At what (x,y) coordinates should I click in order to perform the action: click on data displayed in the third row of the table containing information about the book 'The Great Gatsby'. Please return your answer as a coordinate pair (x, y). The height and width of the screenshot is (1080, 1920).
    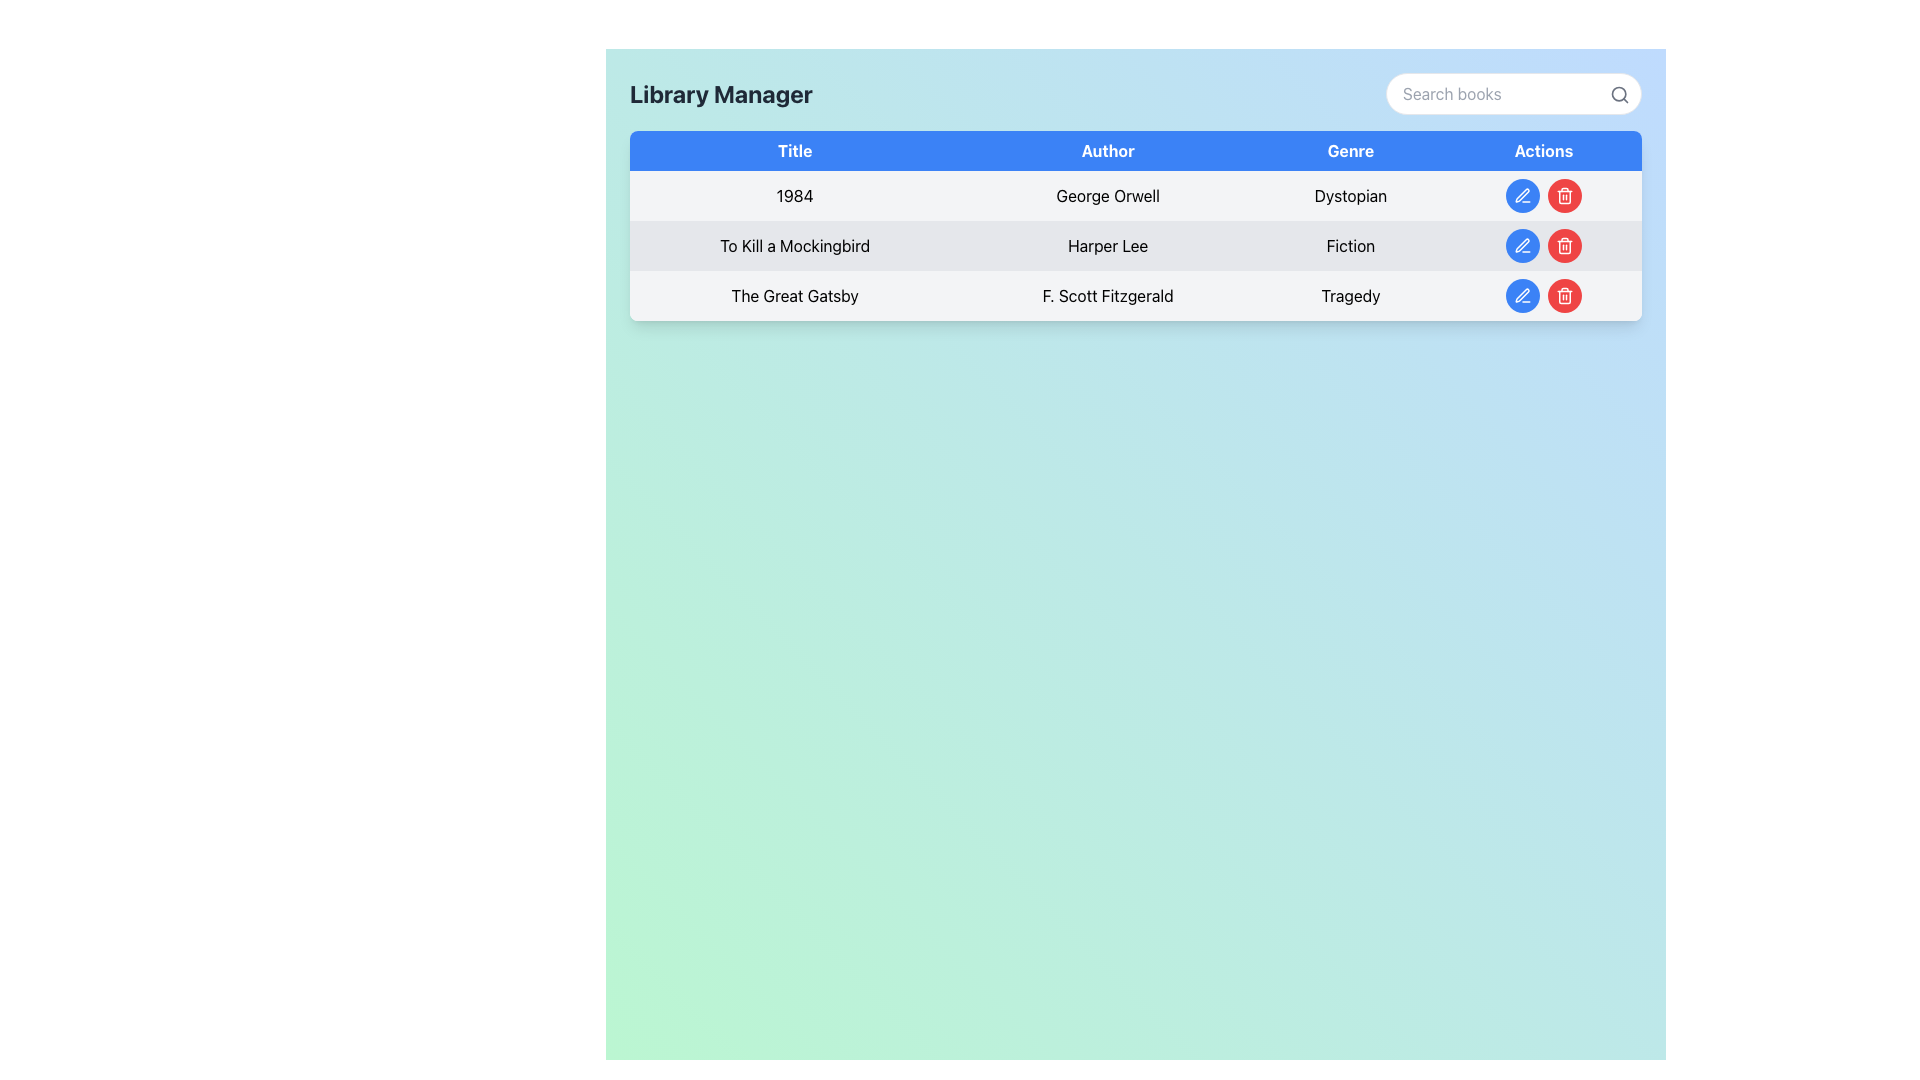
    Looking at the image, I should click on (1136, 296).